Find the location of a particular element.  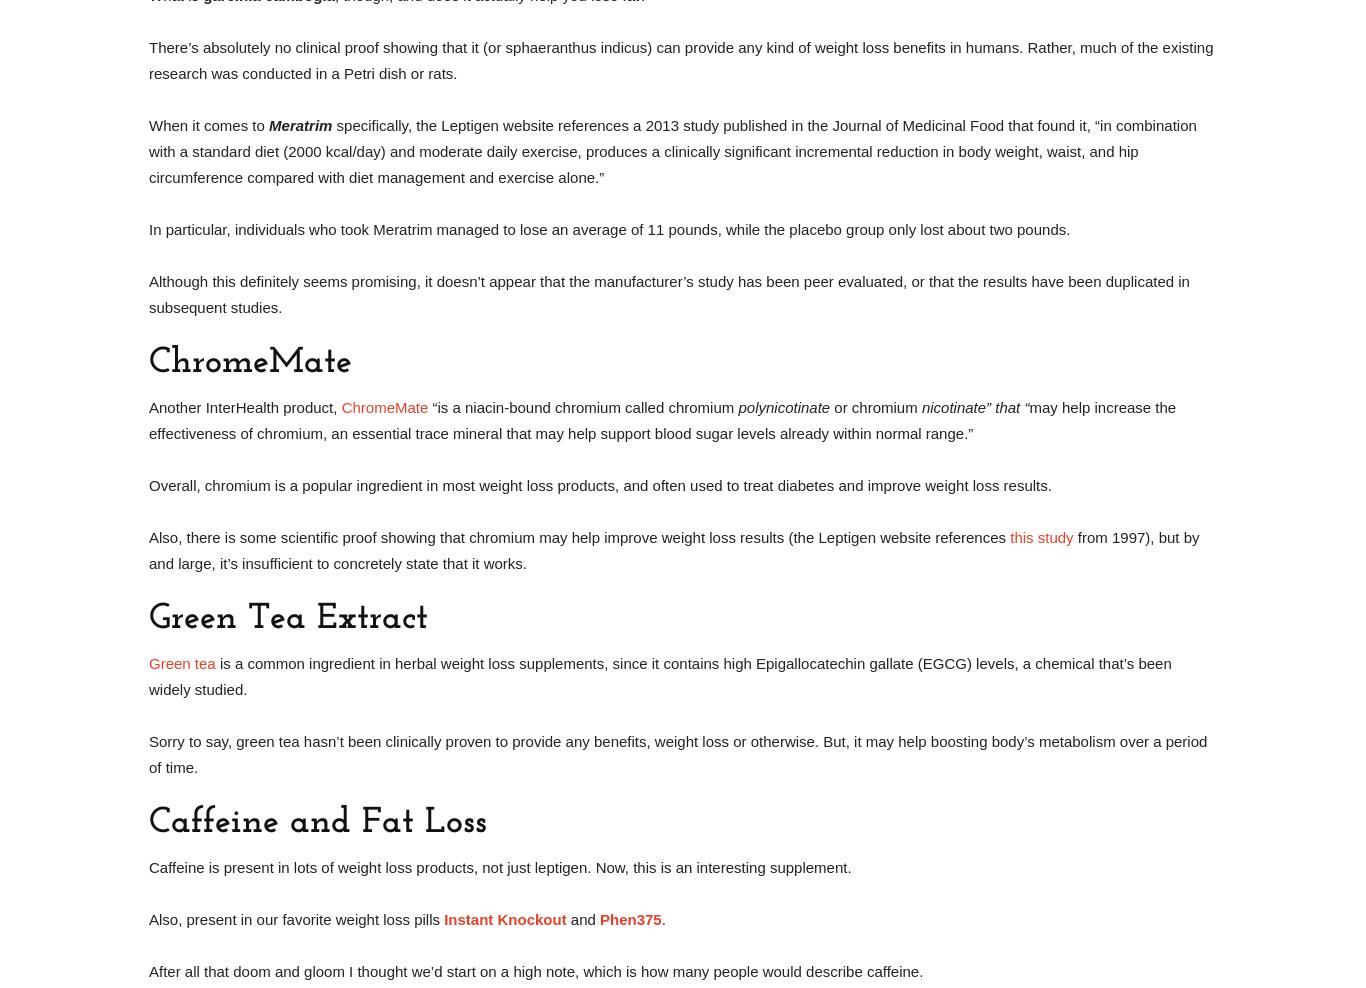

'may help increase the effectiveness of chromium, an essential trace mineral that may help support blood sugar levels already within normal range.”' is located at coordinates (661, 419).